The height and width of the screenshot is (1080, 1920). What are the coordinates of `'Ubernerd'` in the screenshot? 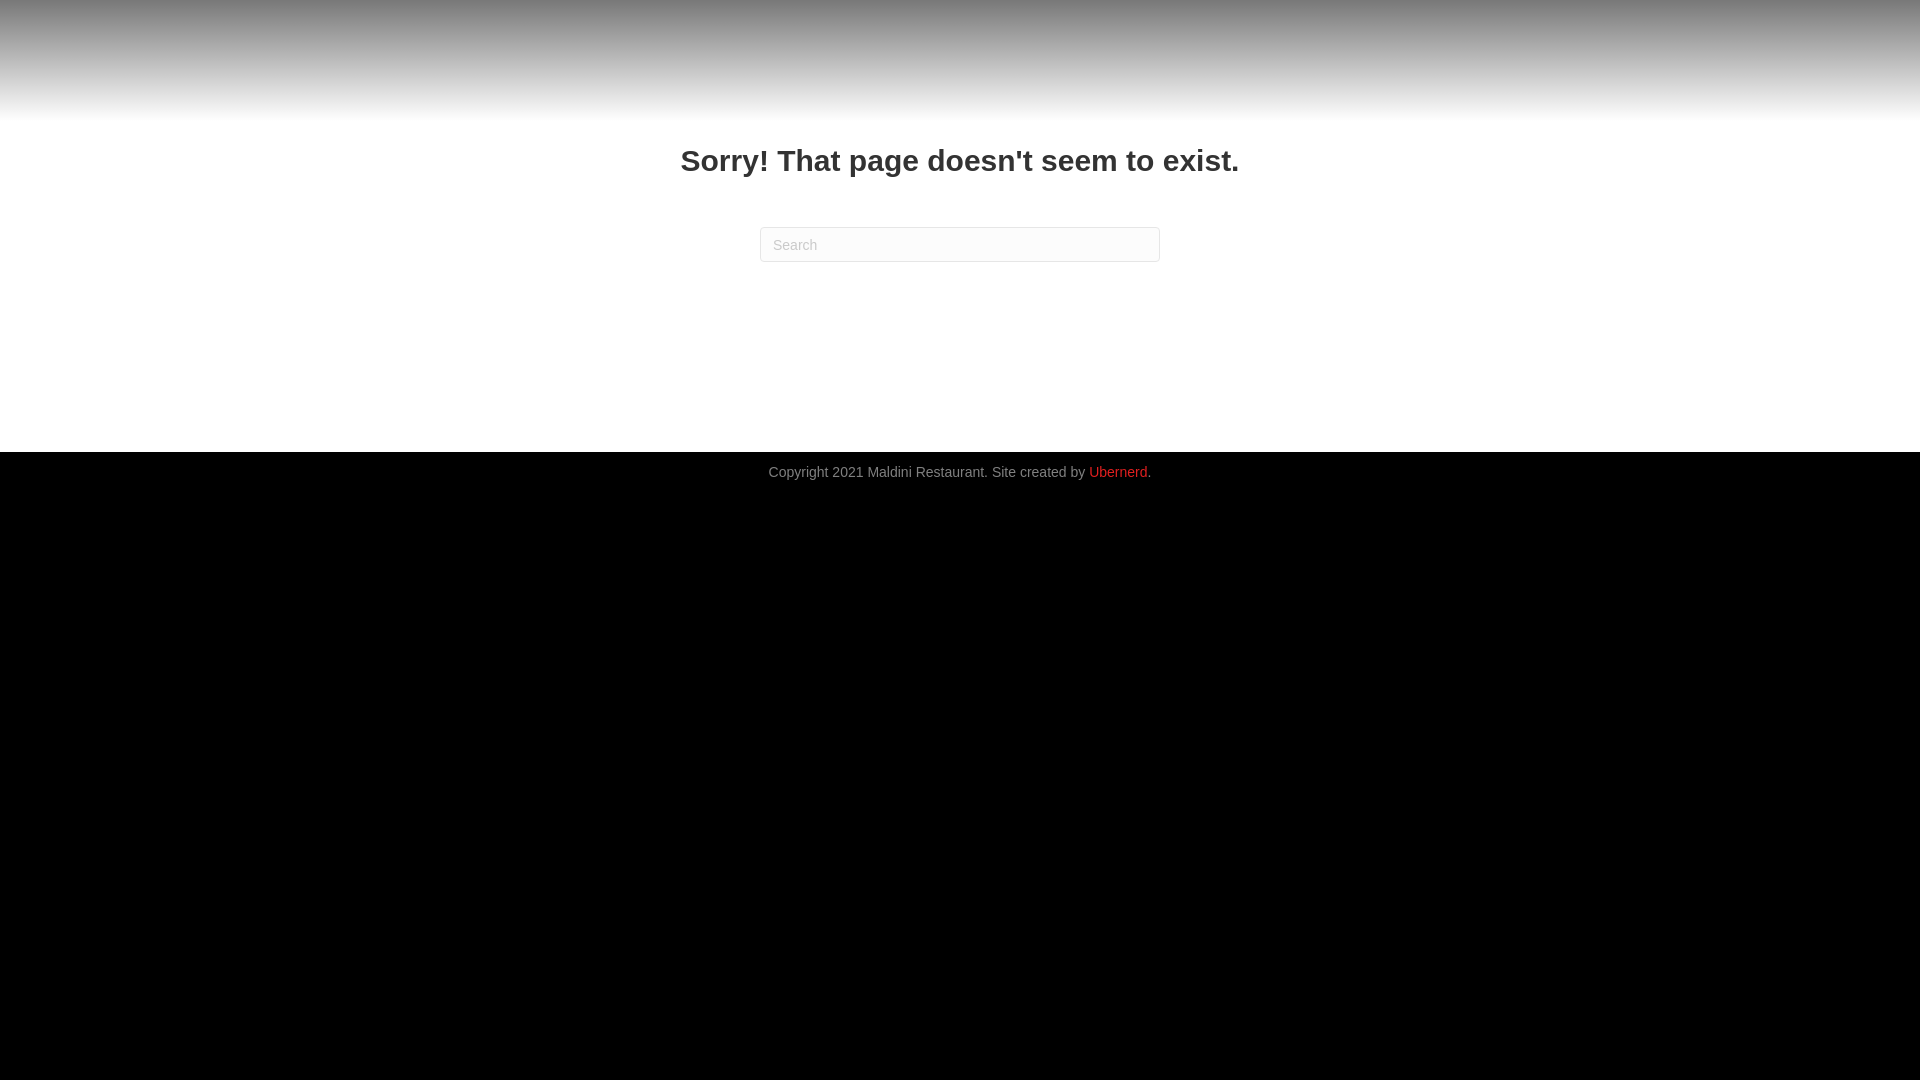 It's located at (1117, 471).